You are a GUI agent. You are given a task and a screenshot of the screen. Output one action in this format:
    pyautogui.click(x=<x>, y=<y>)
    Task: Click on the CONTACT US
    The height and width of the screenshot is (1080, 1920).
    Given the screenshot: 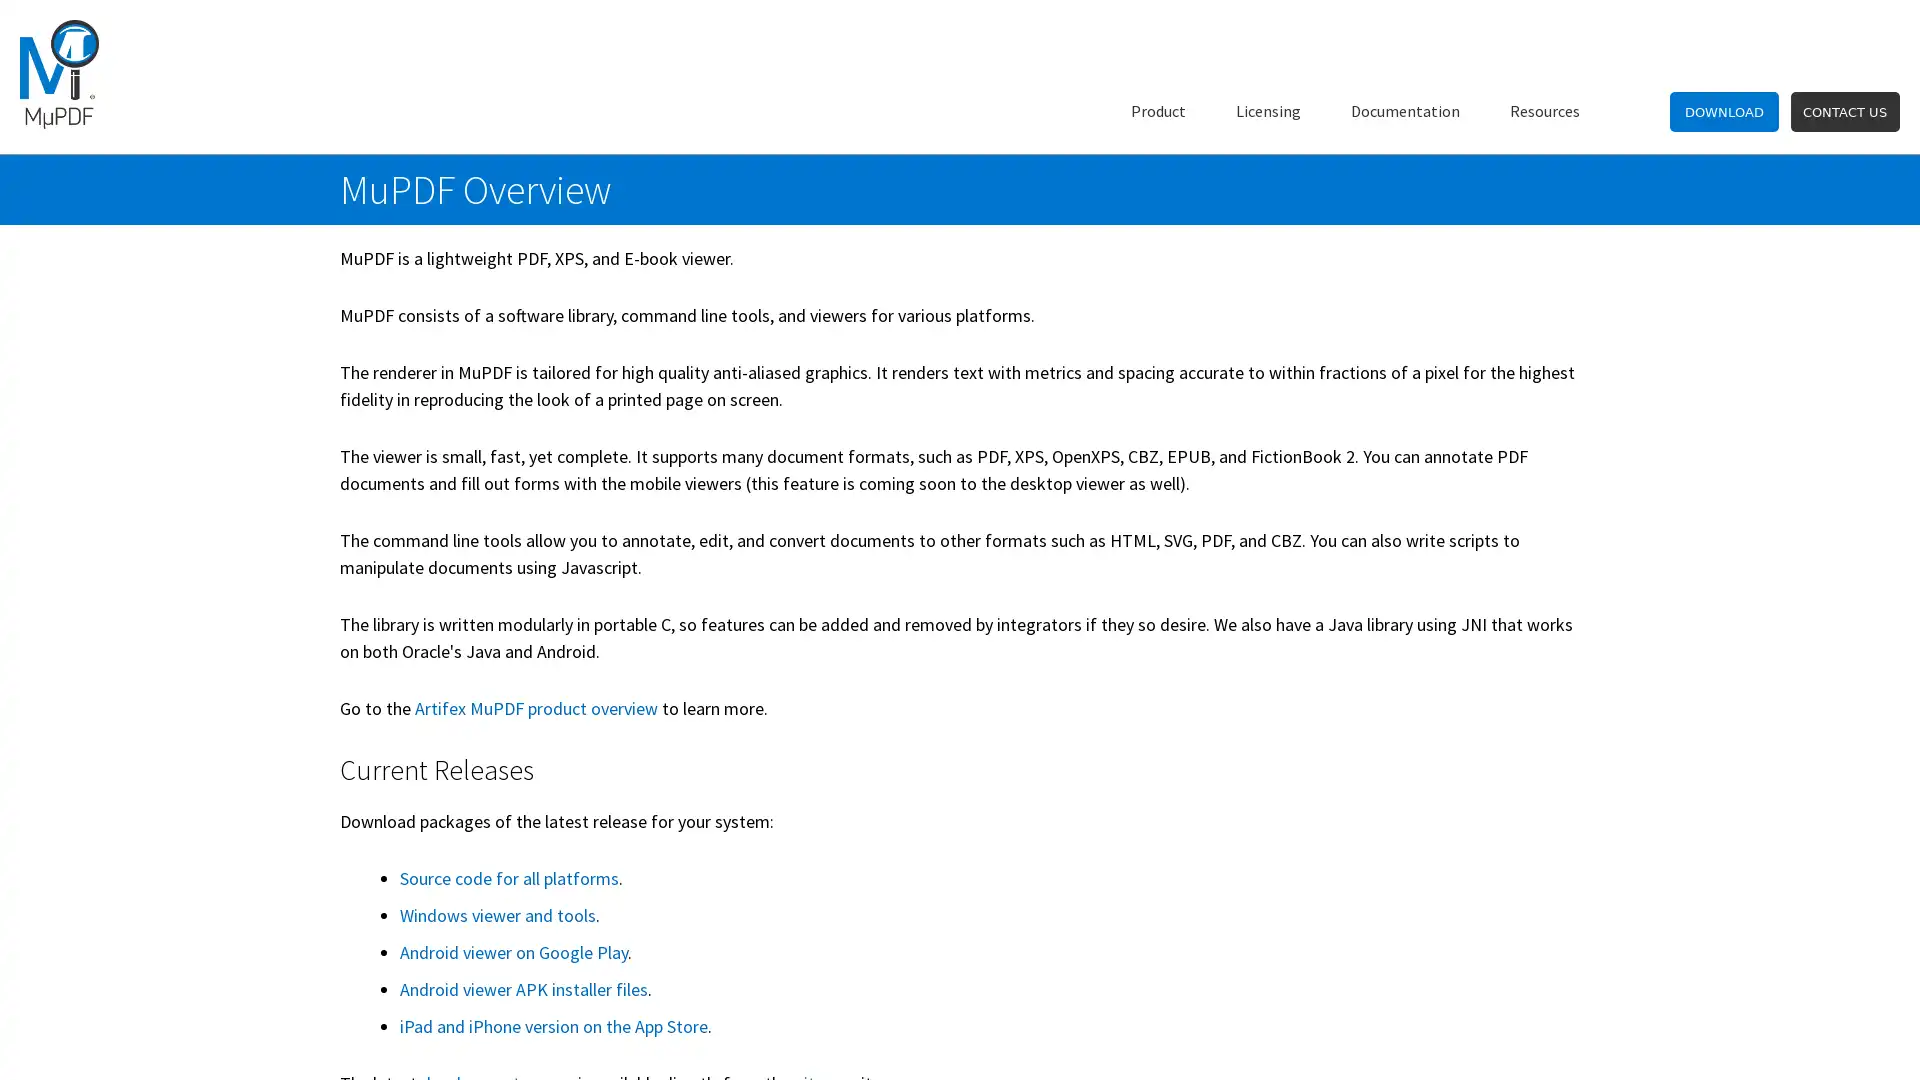 What is the action you would take?
    pyautogui.click(x=1843, y=111)
    